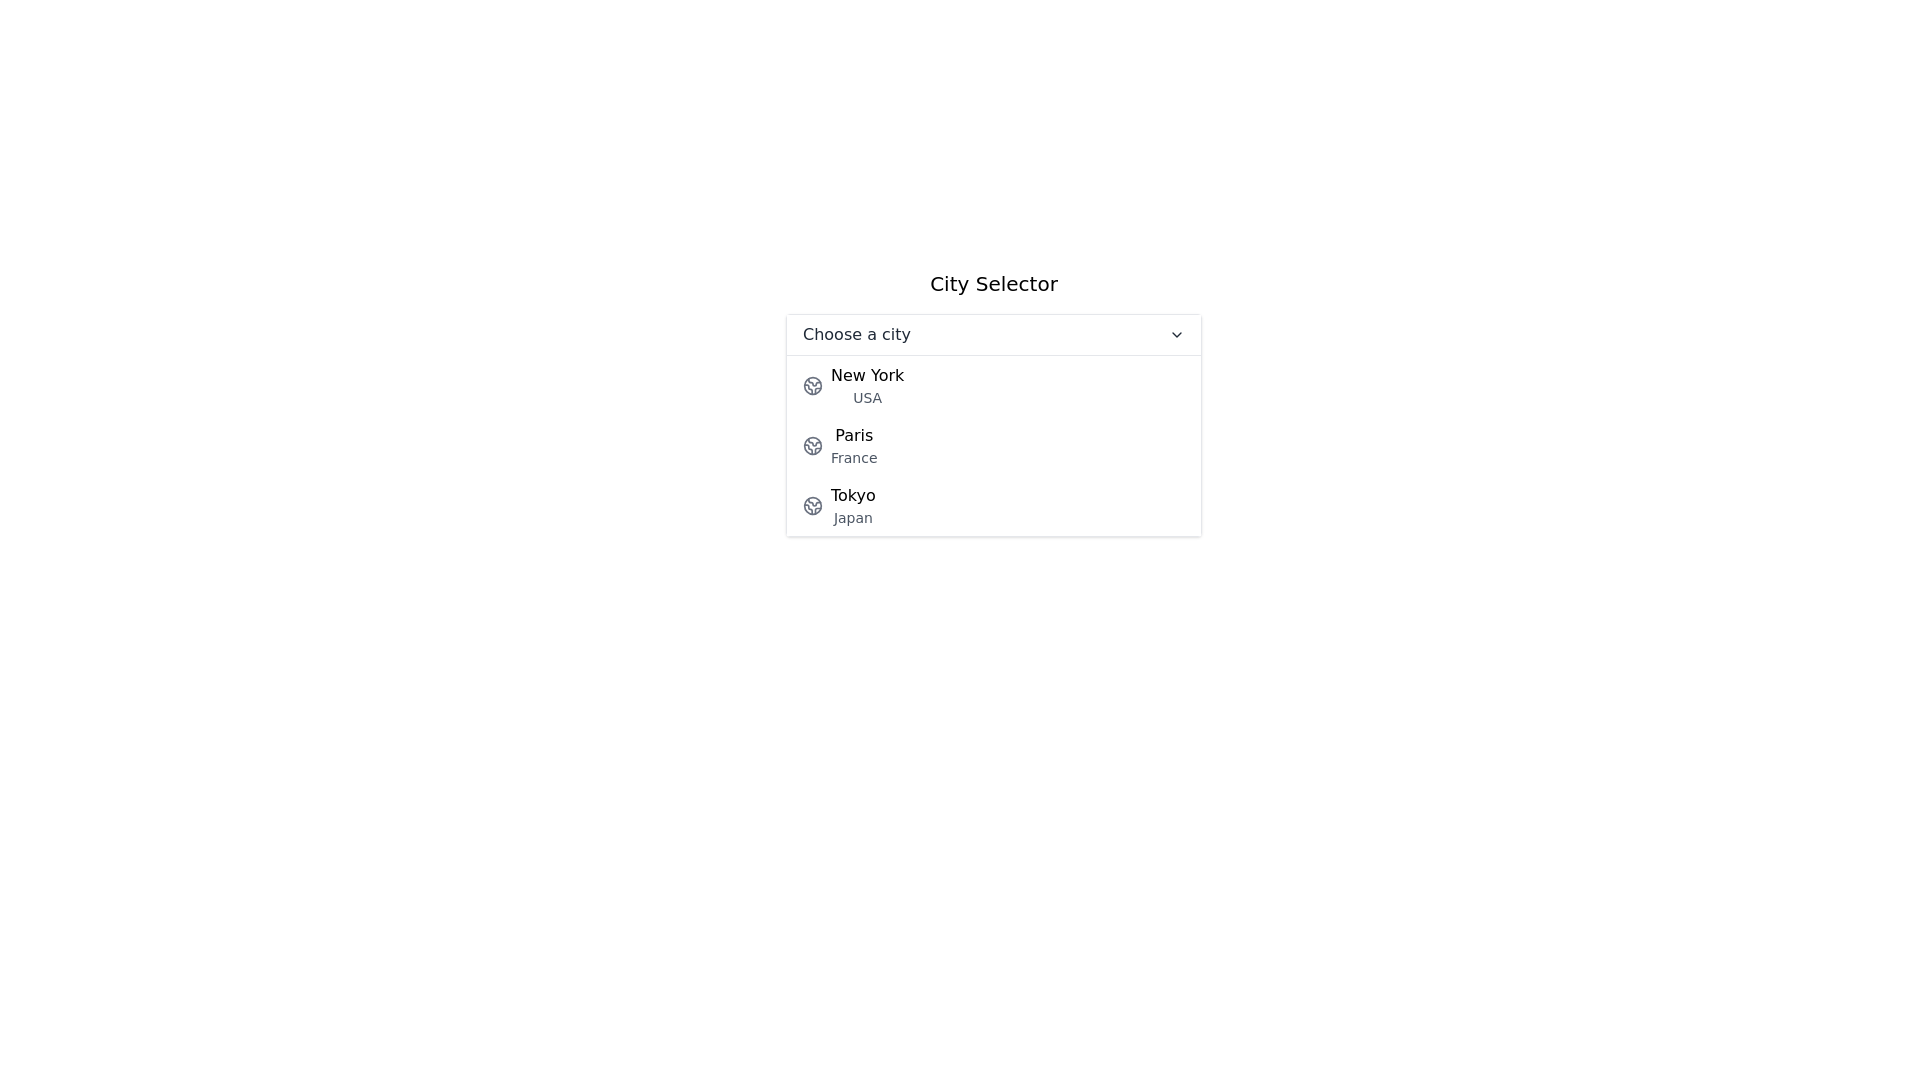 Image resolution: width=1920 pixels, height=1080 pixels. I want to click on the first option in the dropdown menu, so click(993, 385).